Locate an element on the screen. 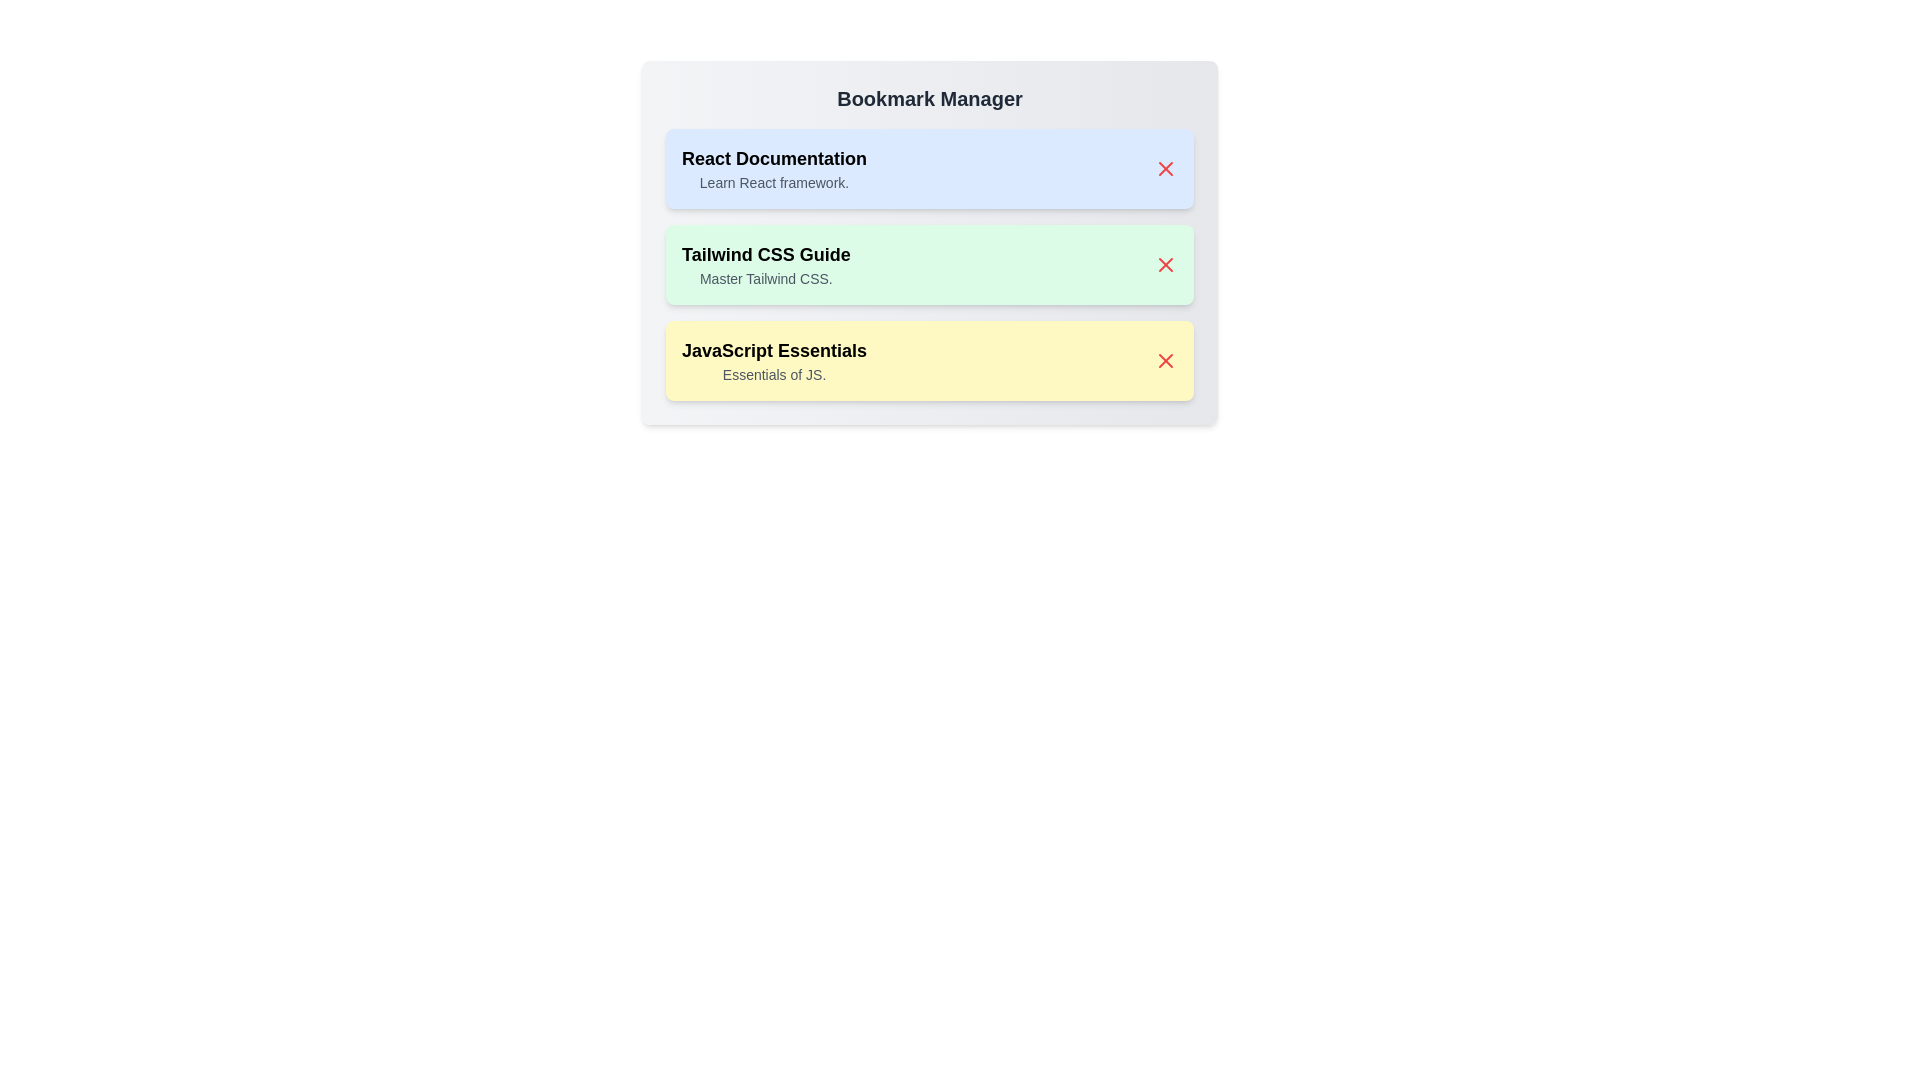 The width and height of the screenshot is (1920, 1080). close button next to the bookmark titled JavaScript Essentials to remove it is located at coordinates (1166, 361).